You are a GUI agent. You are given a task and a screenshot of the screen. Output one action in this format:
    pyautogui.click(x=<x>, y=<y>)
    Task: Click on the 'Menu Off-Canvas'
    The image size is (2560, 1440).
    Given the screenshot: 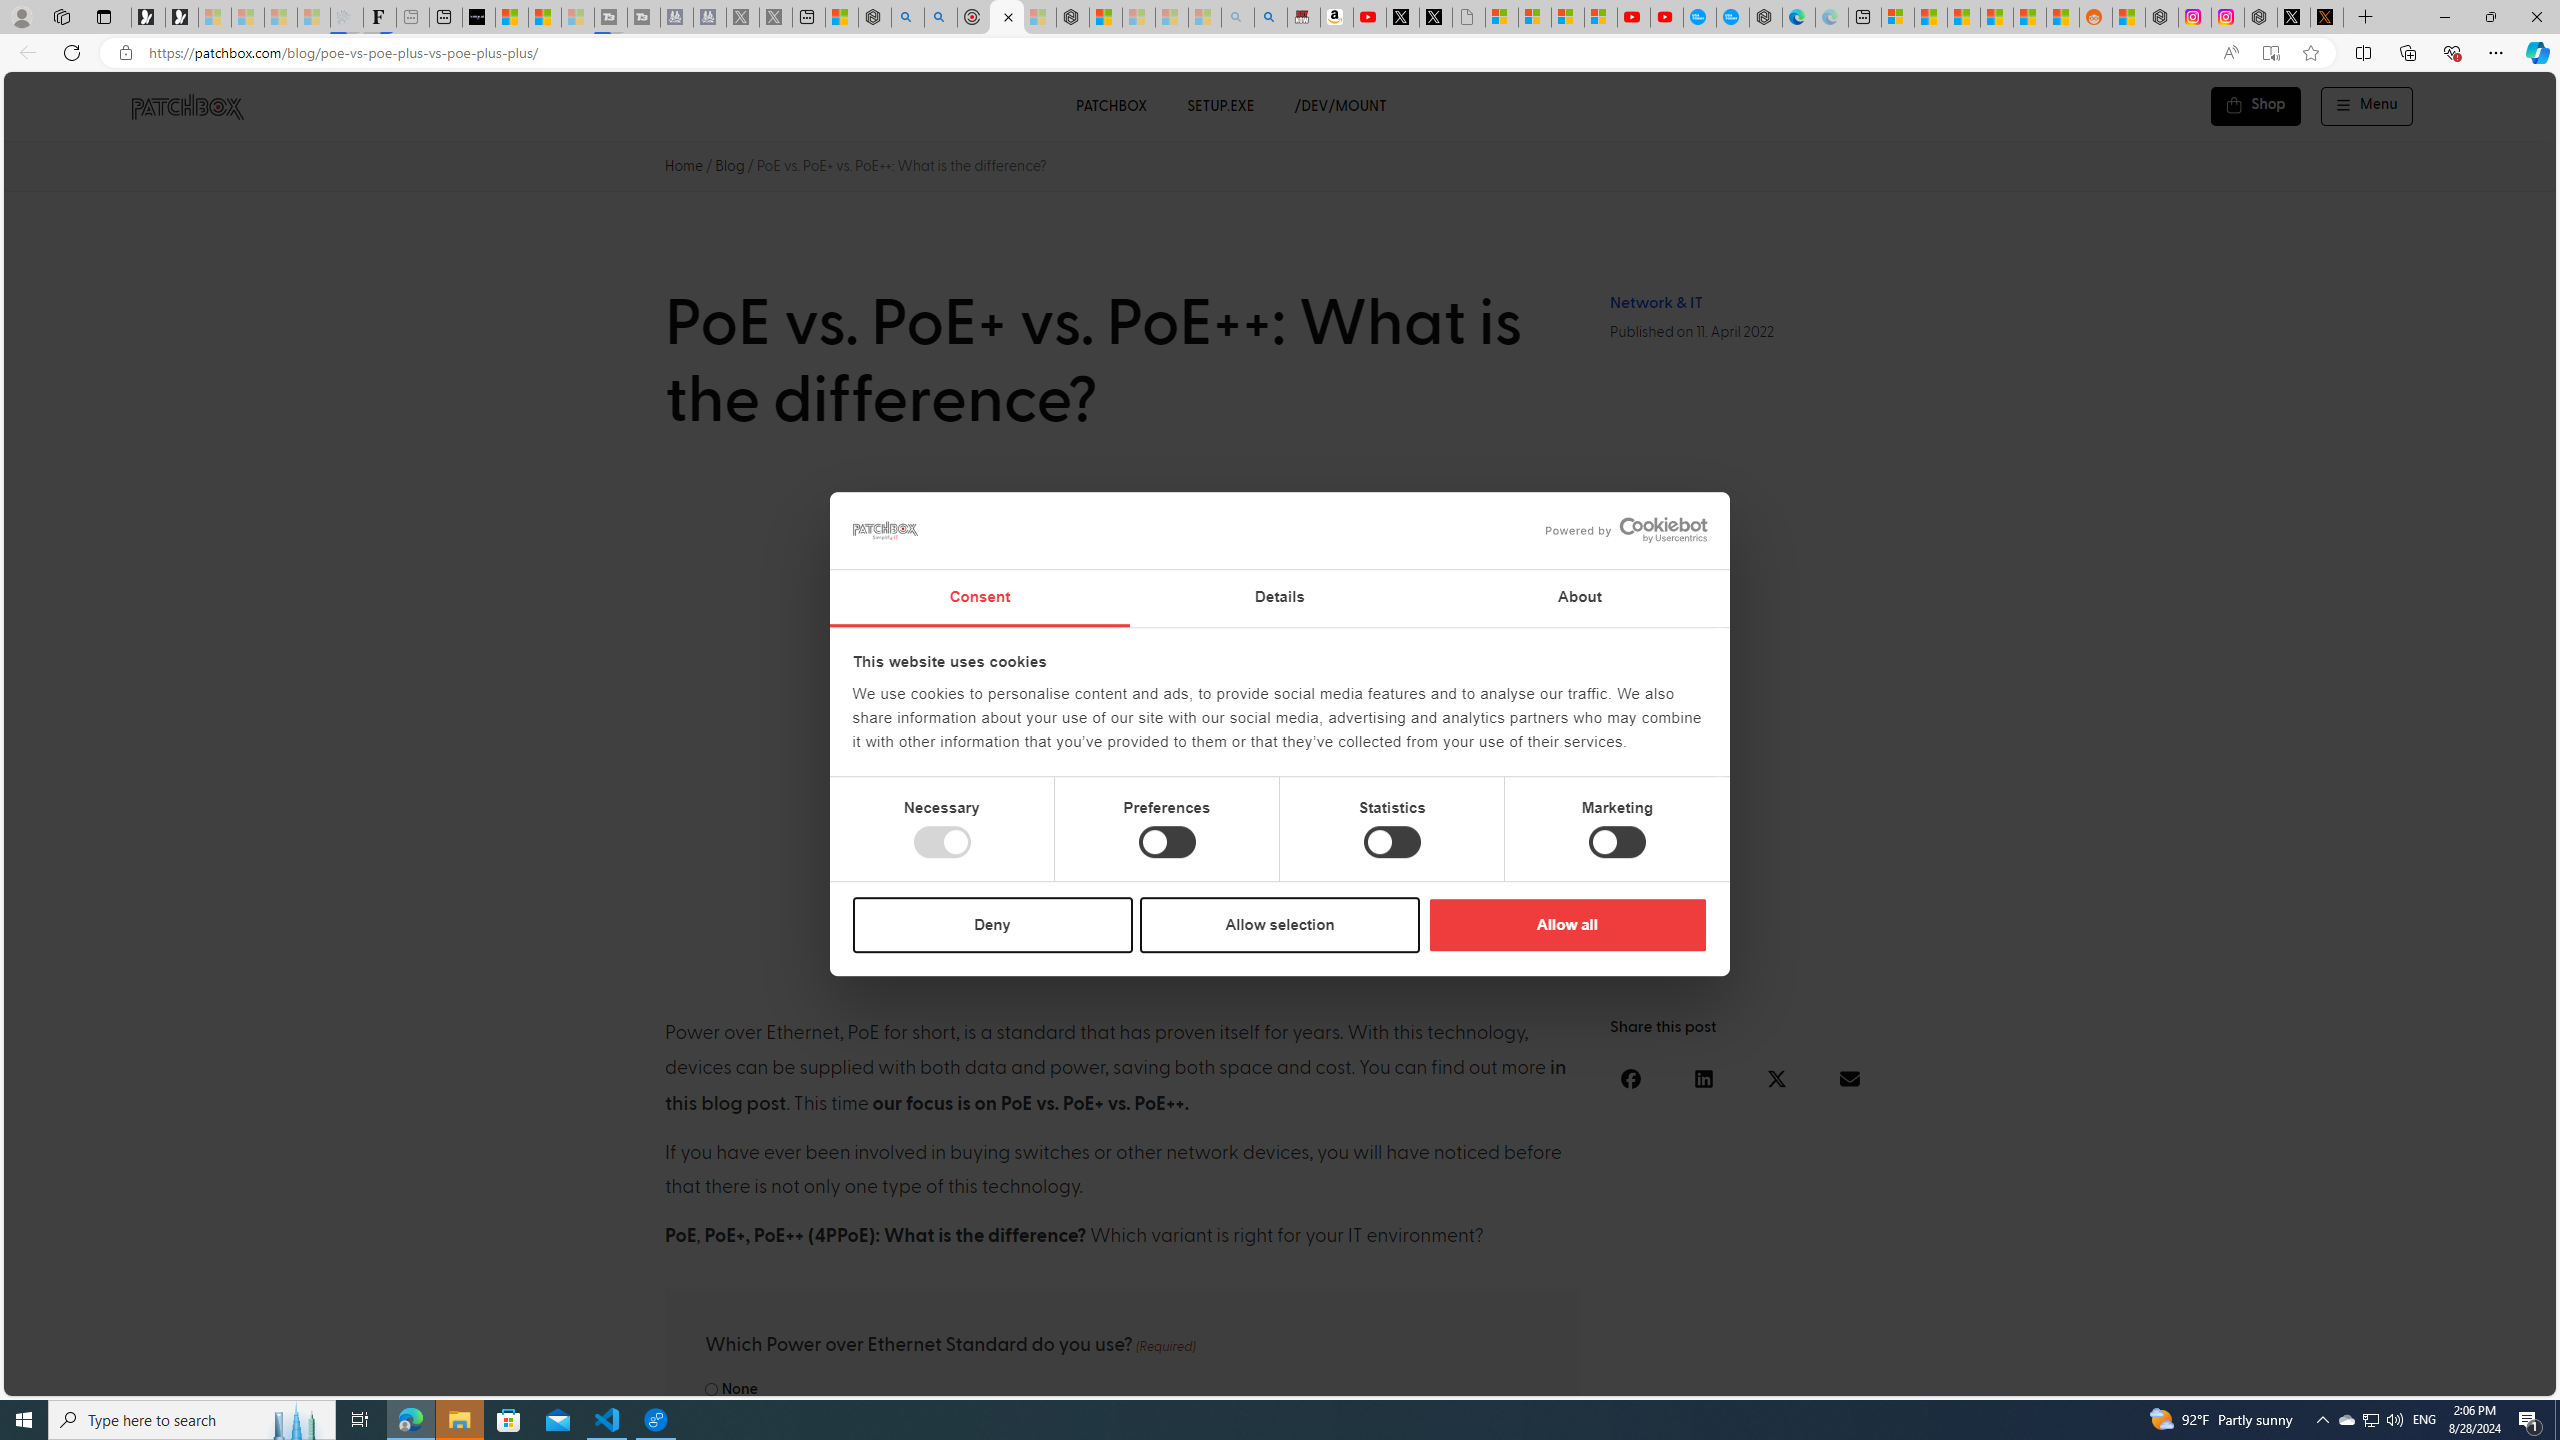 What is the action you would take?
    pyautogui.click(x=2368, y=106)
    